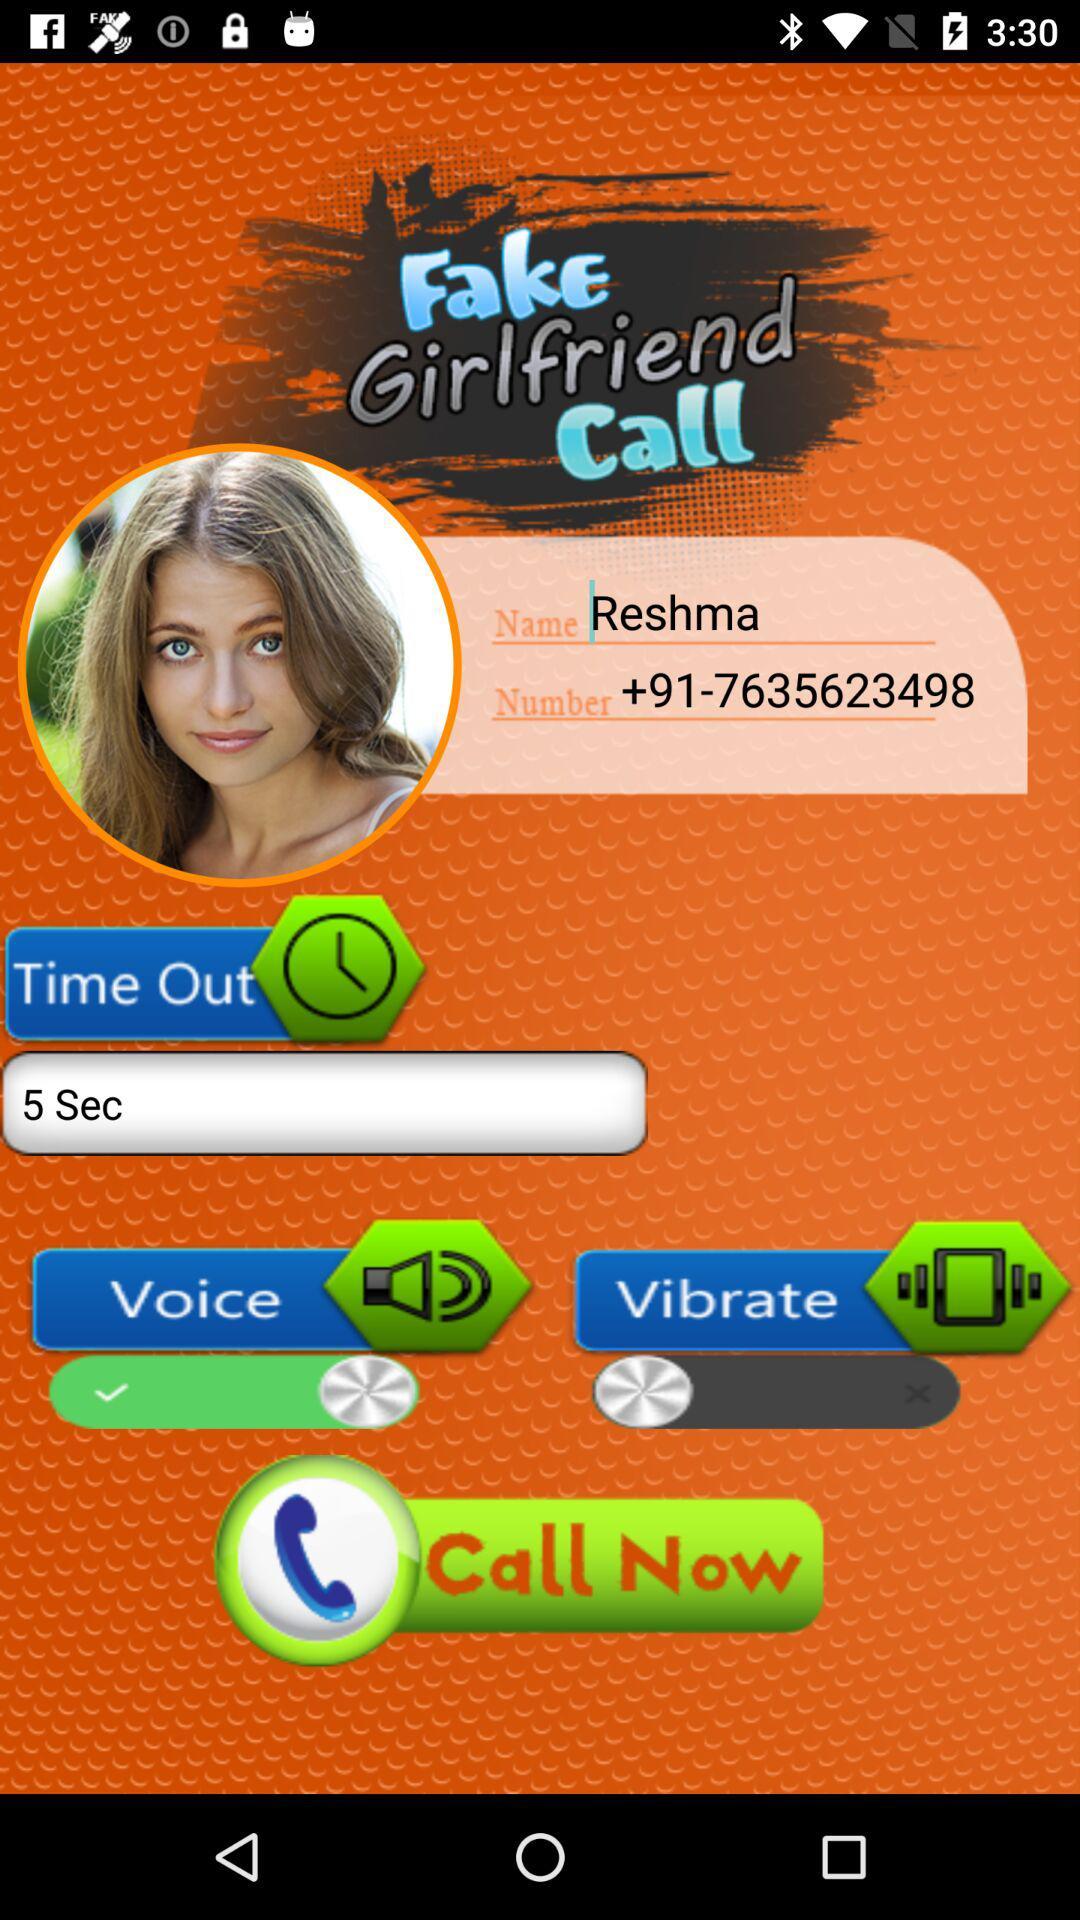  I want to click on vibrate button, so click(823, 1323).